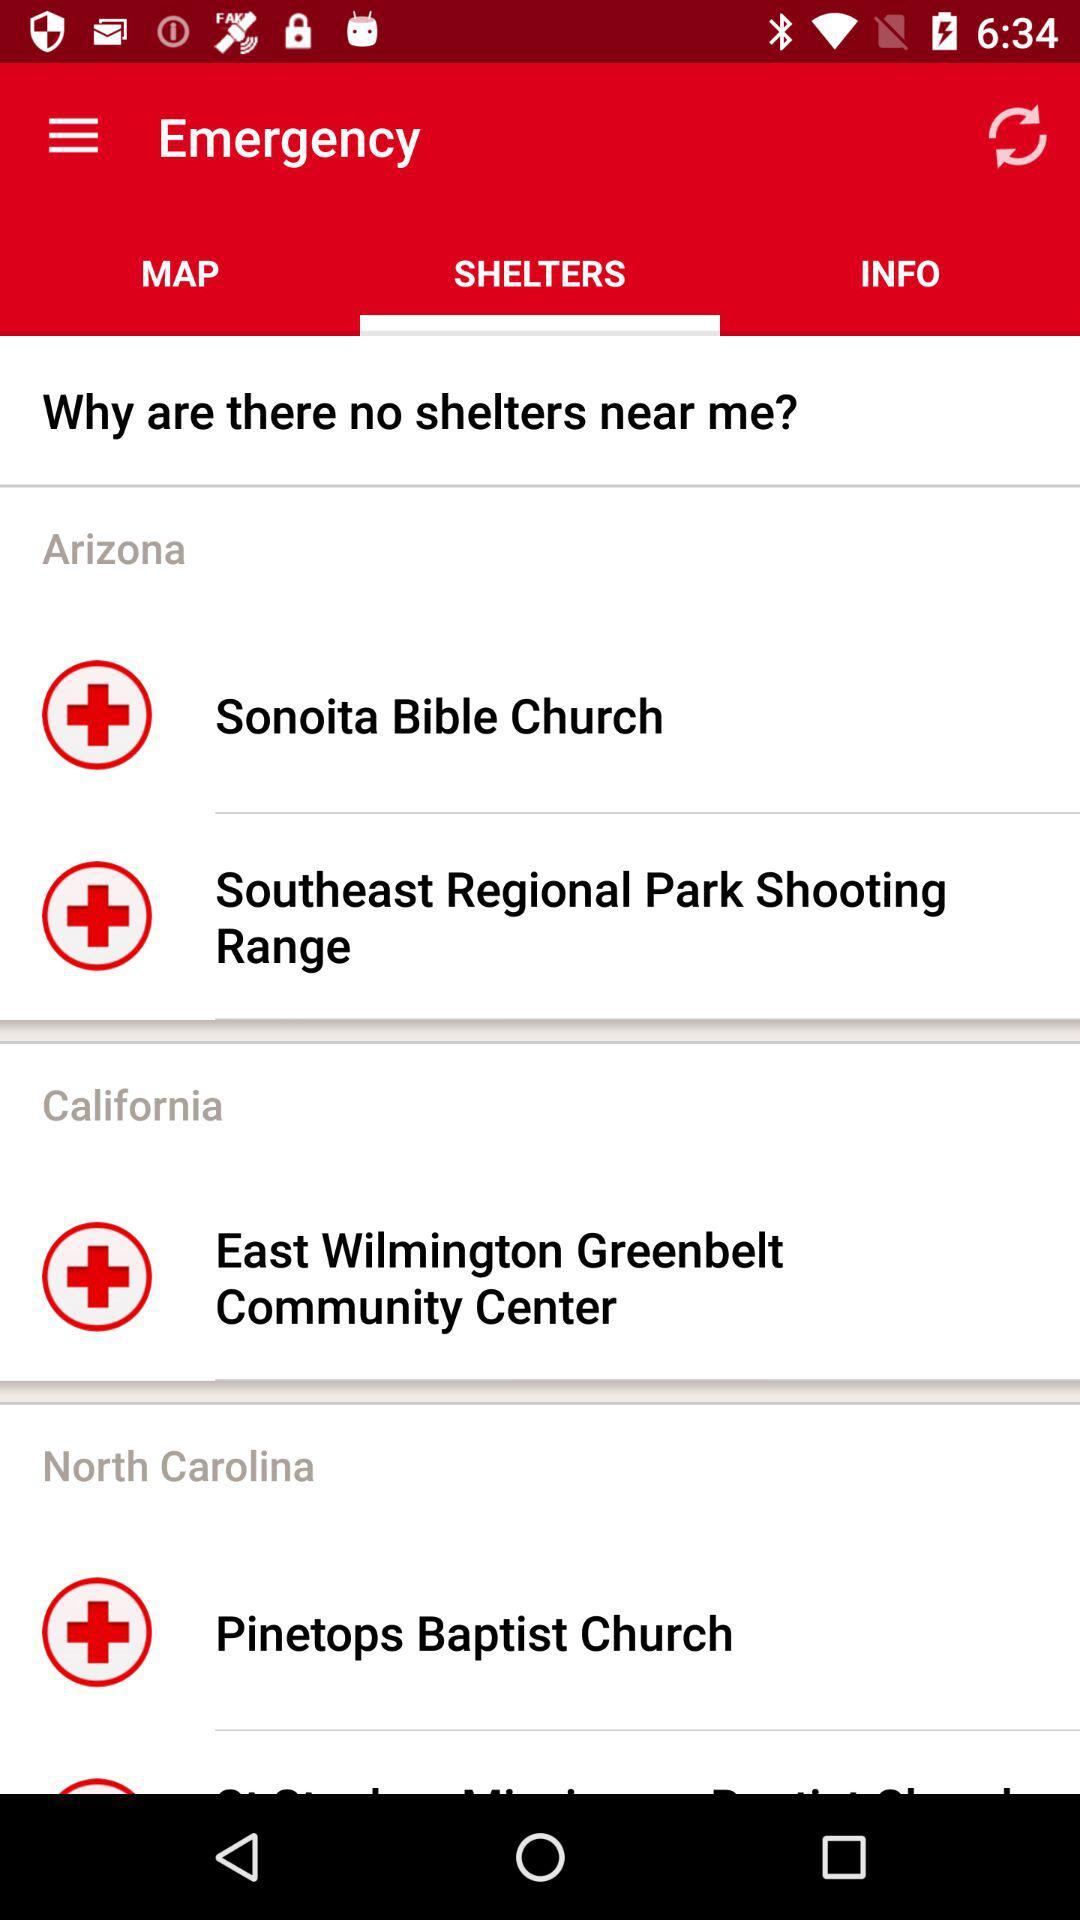 Image resolution: width=1080 pixels, height=1920 pixels. I want to click on map, so click(180, 272).